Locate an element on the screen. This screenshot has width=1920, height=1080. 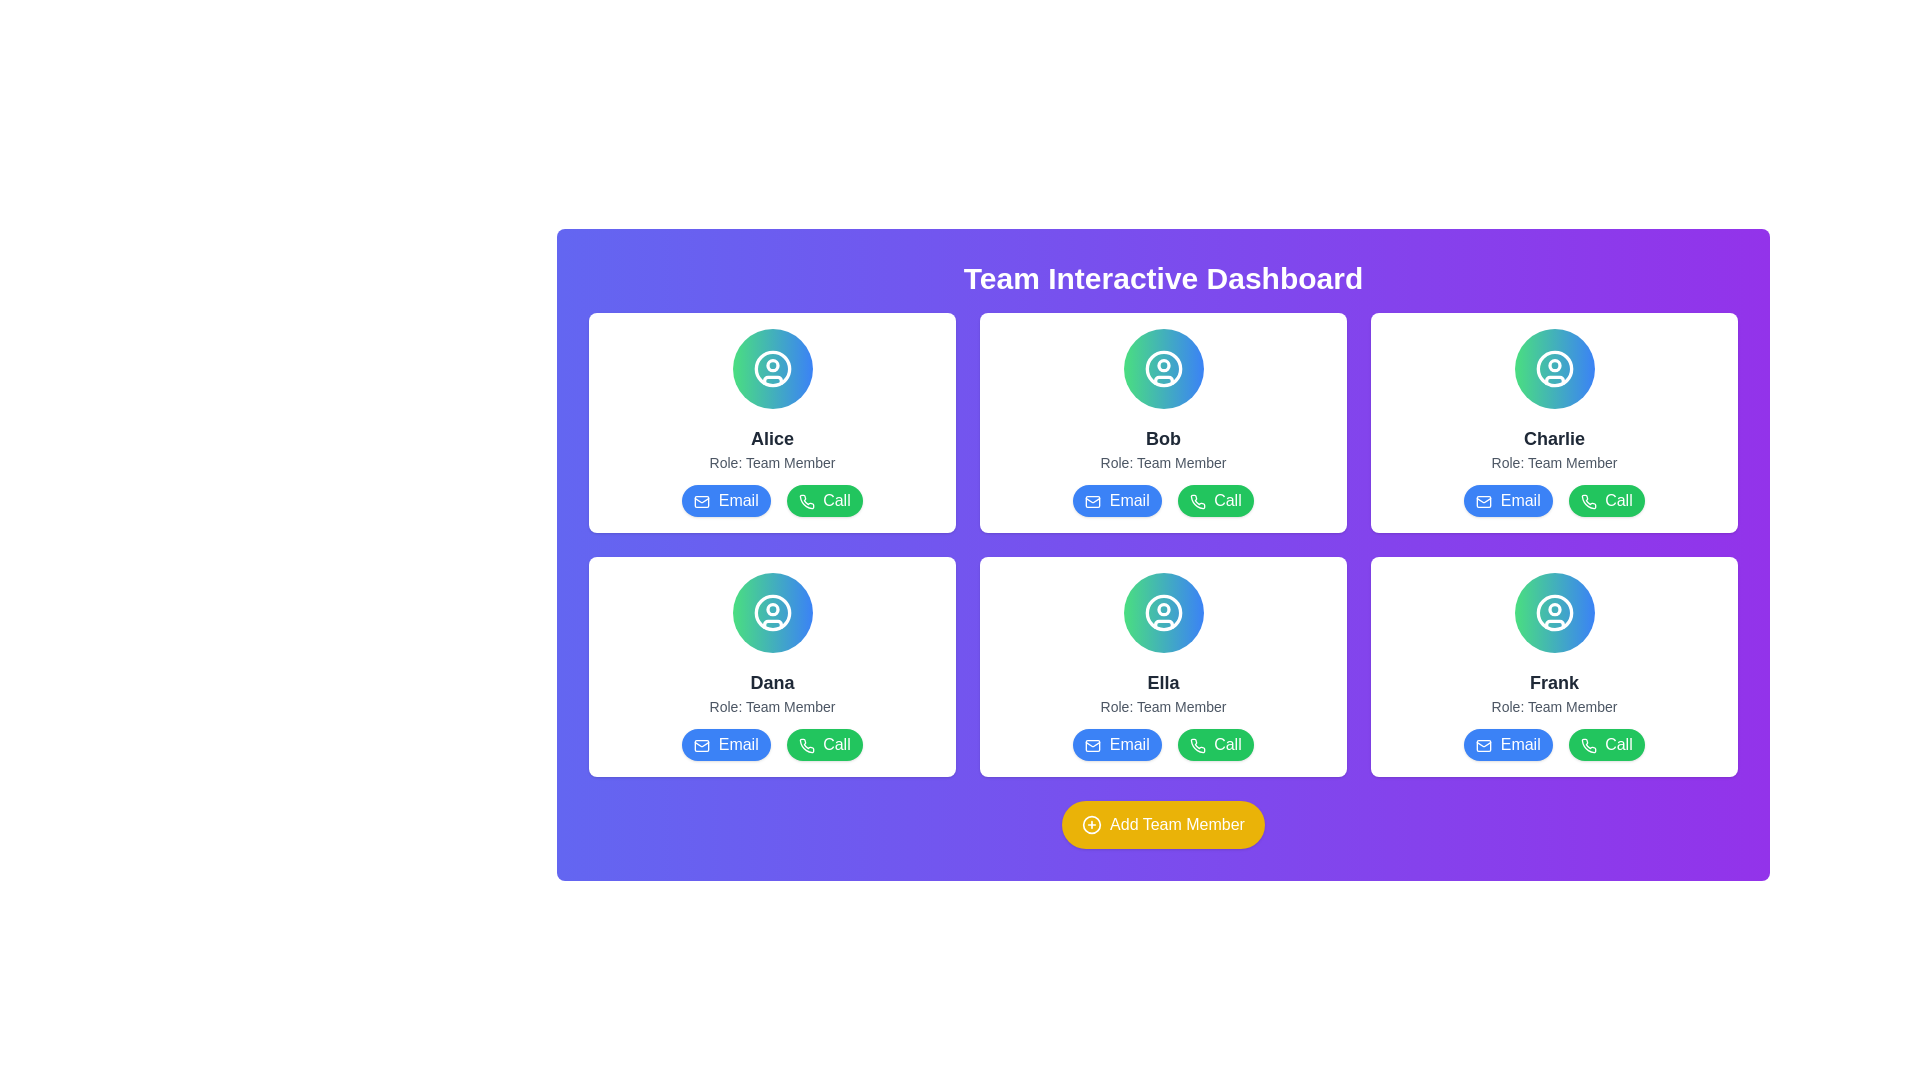
the 'Email' button with a blue background, white border, and a mail icon is located at coordinates (1508, 744).